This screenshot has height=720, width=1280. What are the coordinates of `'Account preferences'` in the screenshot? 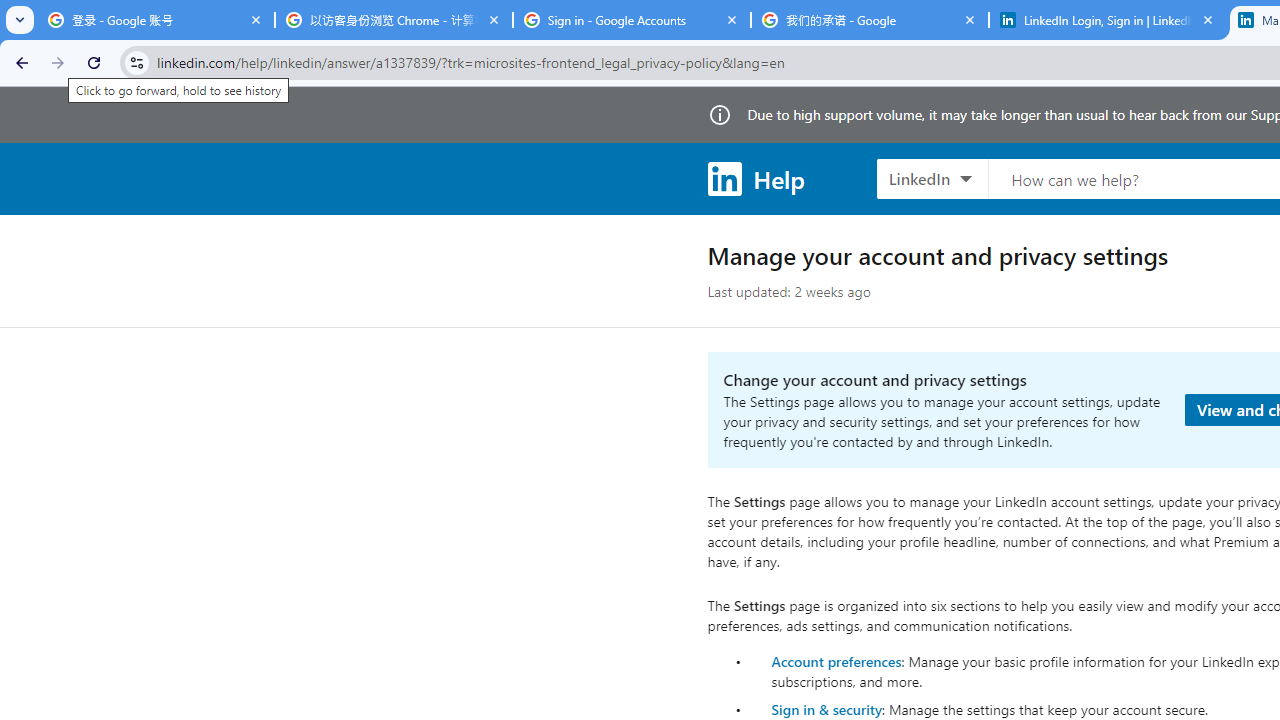 It's located at (836, 660).